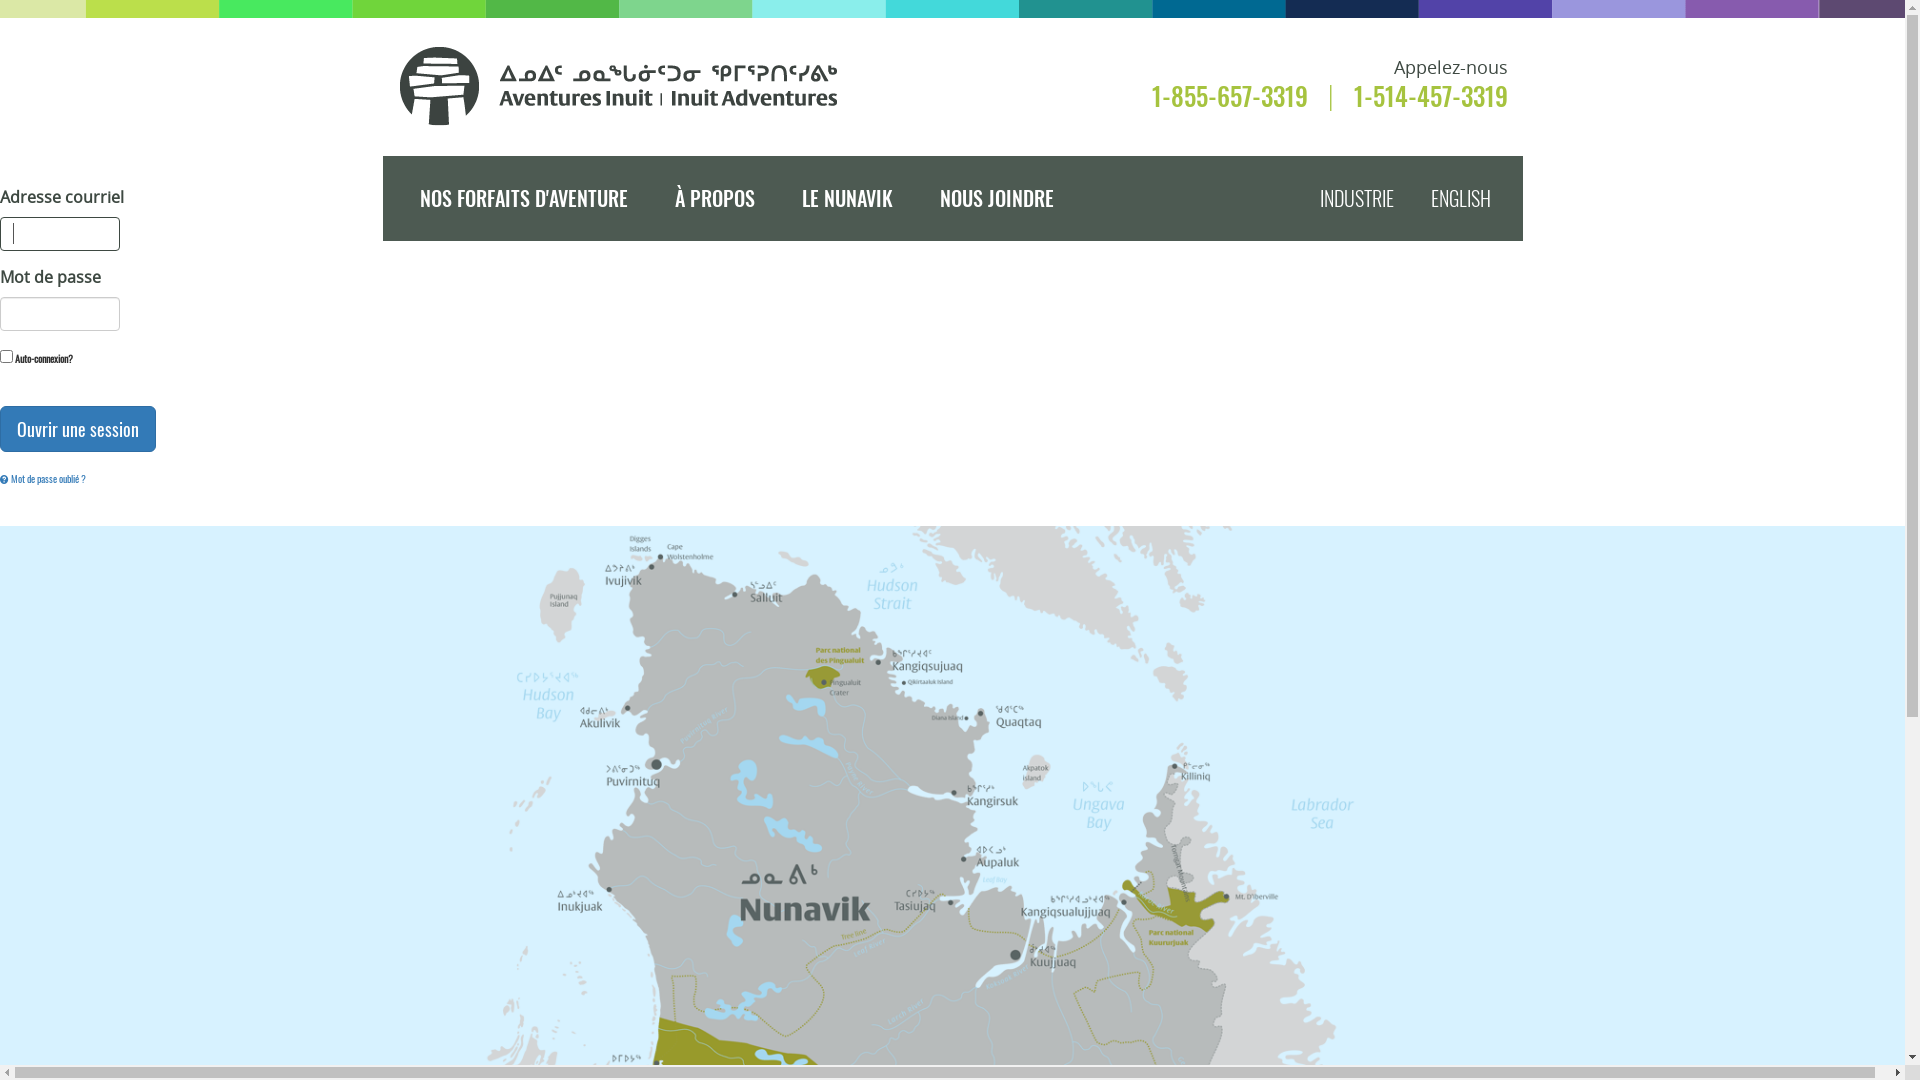 The width and height of the screenshot is (1920, 1080). I want to click on 'NOS FORFAITS D'AVENTURE', so click(523, 198).